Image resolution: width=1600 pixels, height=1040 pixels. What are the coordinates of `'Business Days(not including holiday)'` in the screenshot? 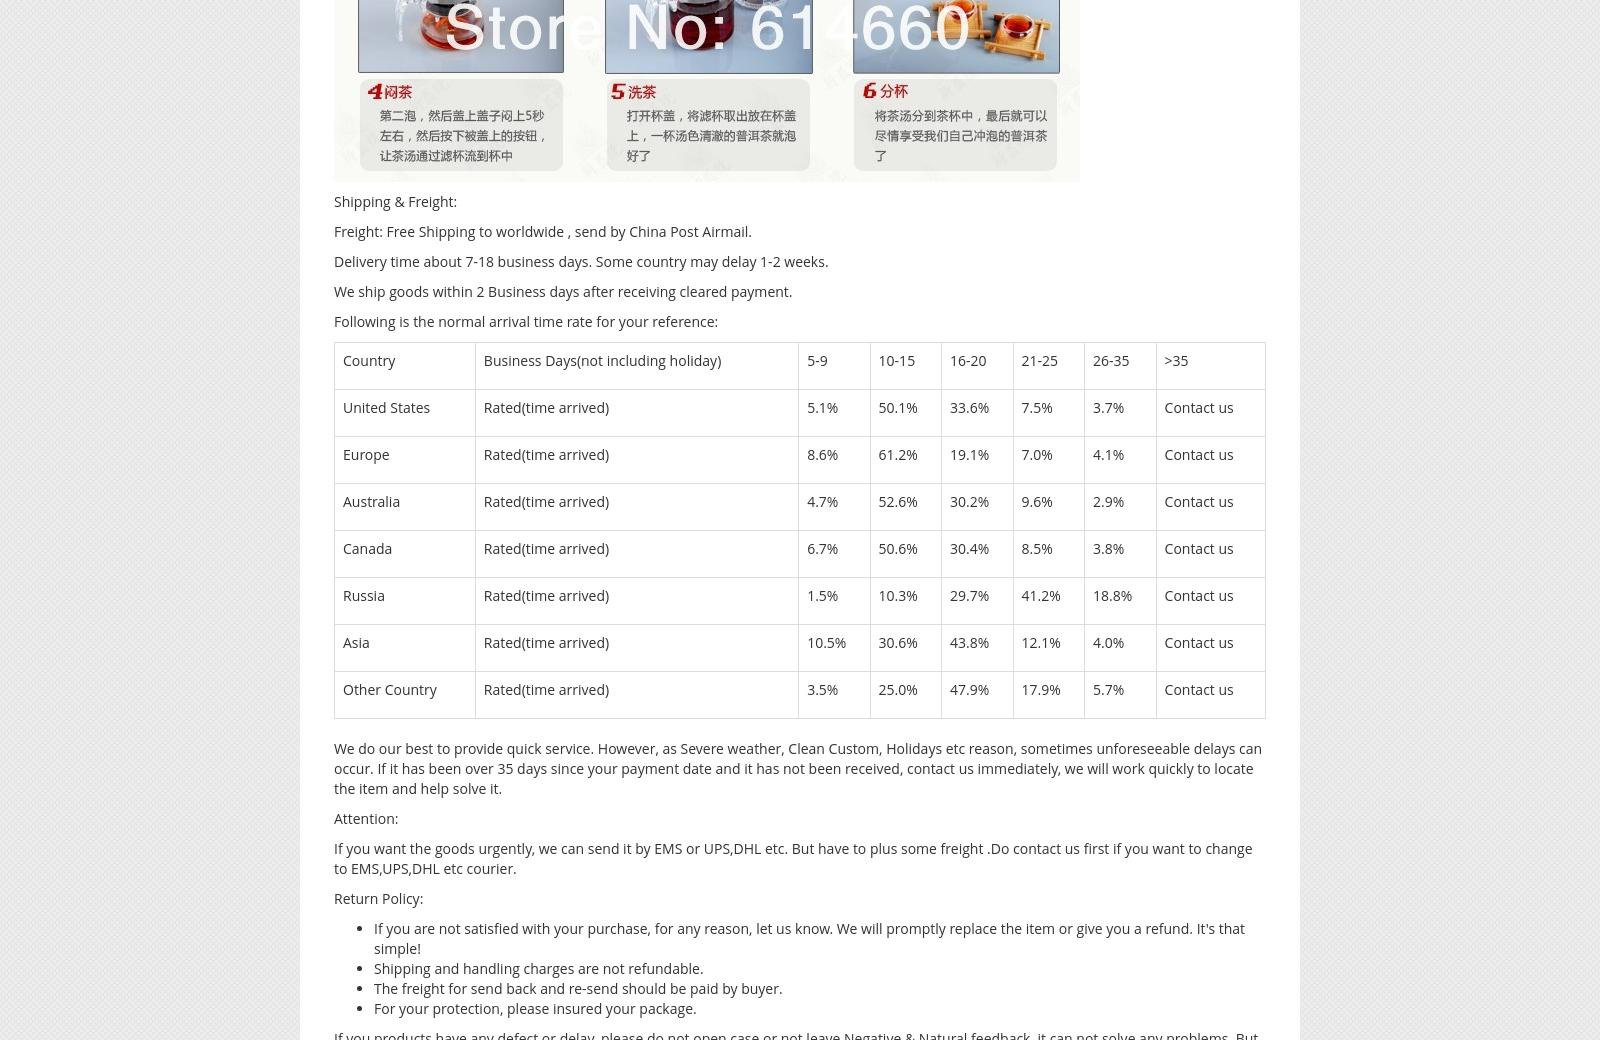 It's located at (601, 358).